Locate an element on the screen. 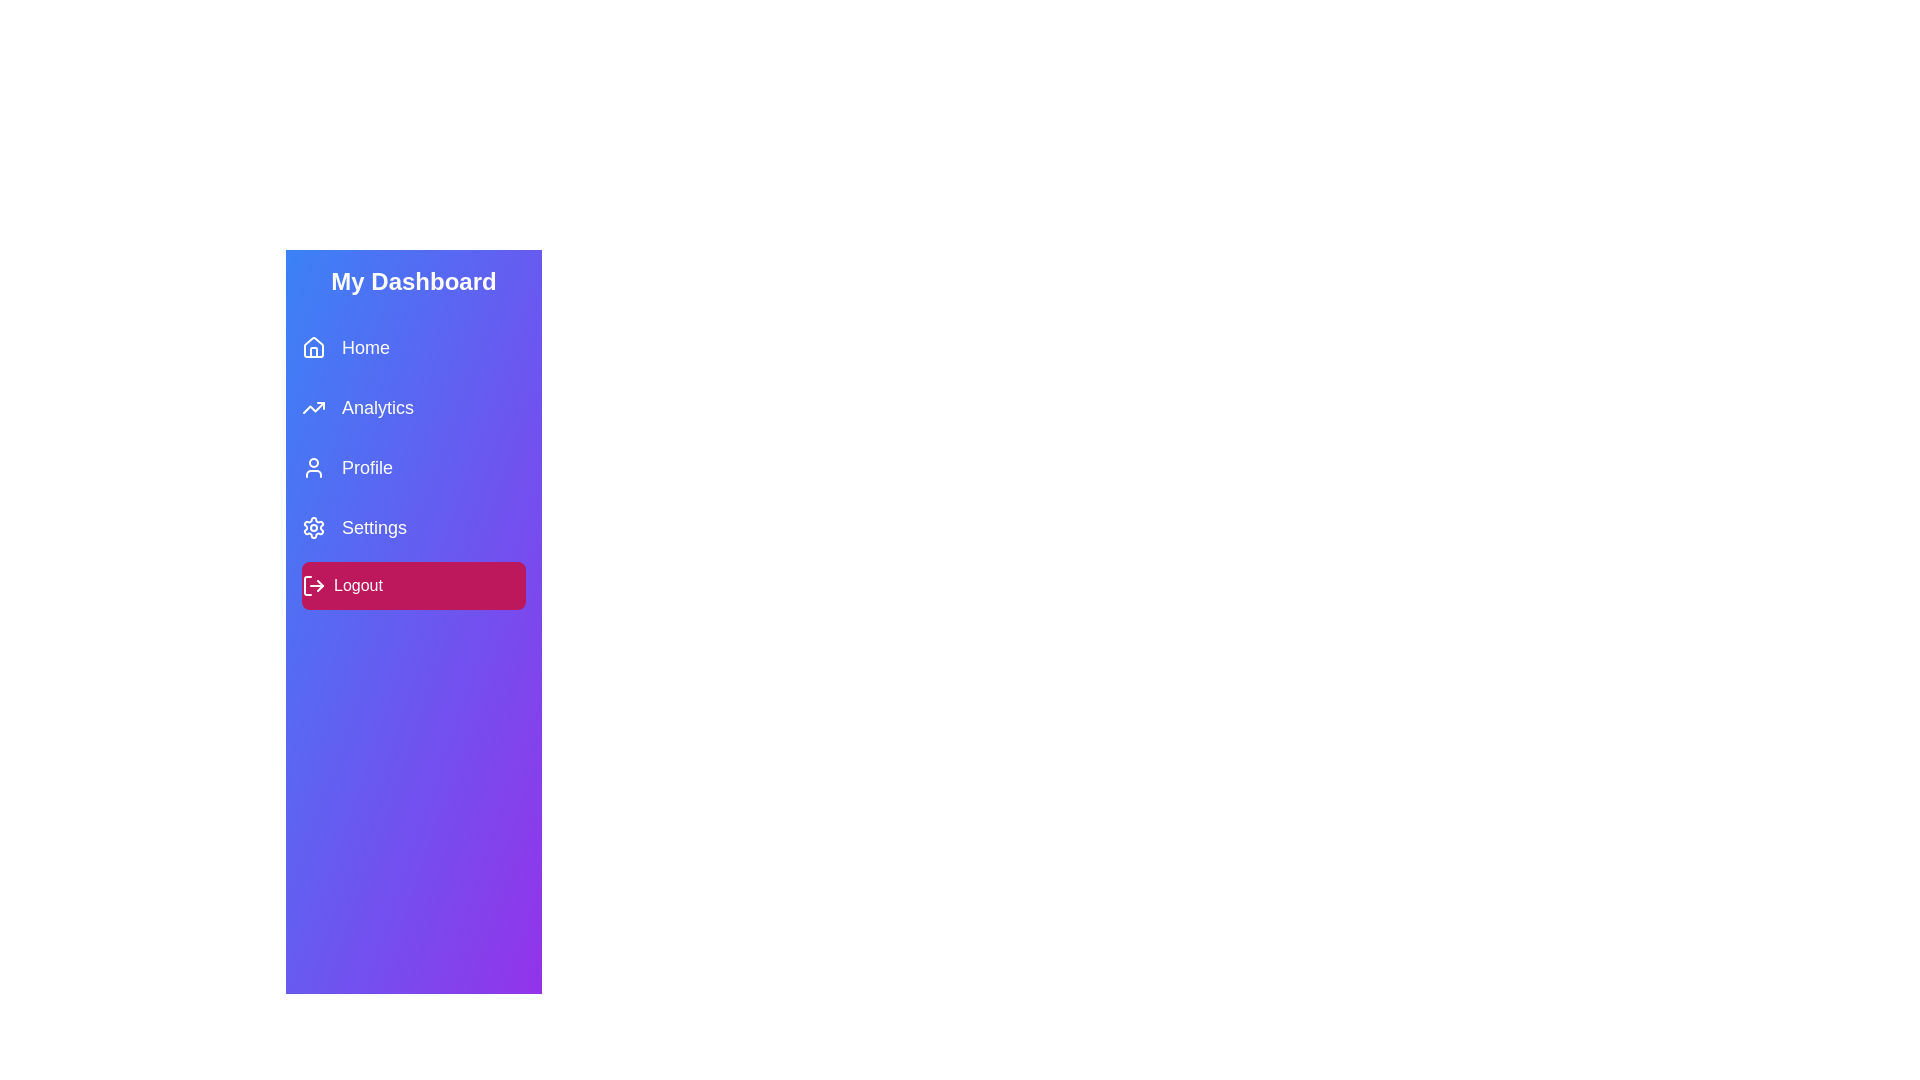 This screenshot has width=1920, height=1080. the 'Home' text label, which is a bold, white-colored component located to the right of a house-shaped icon in the vertical menu panel is located at coordinates (365, 346).